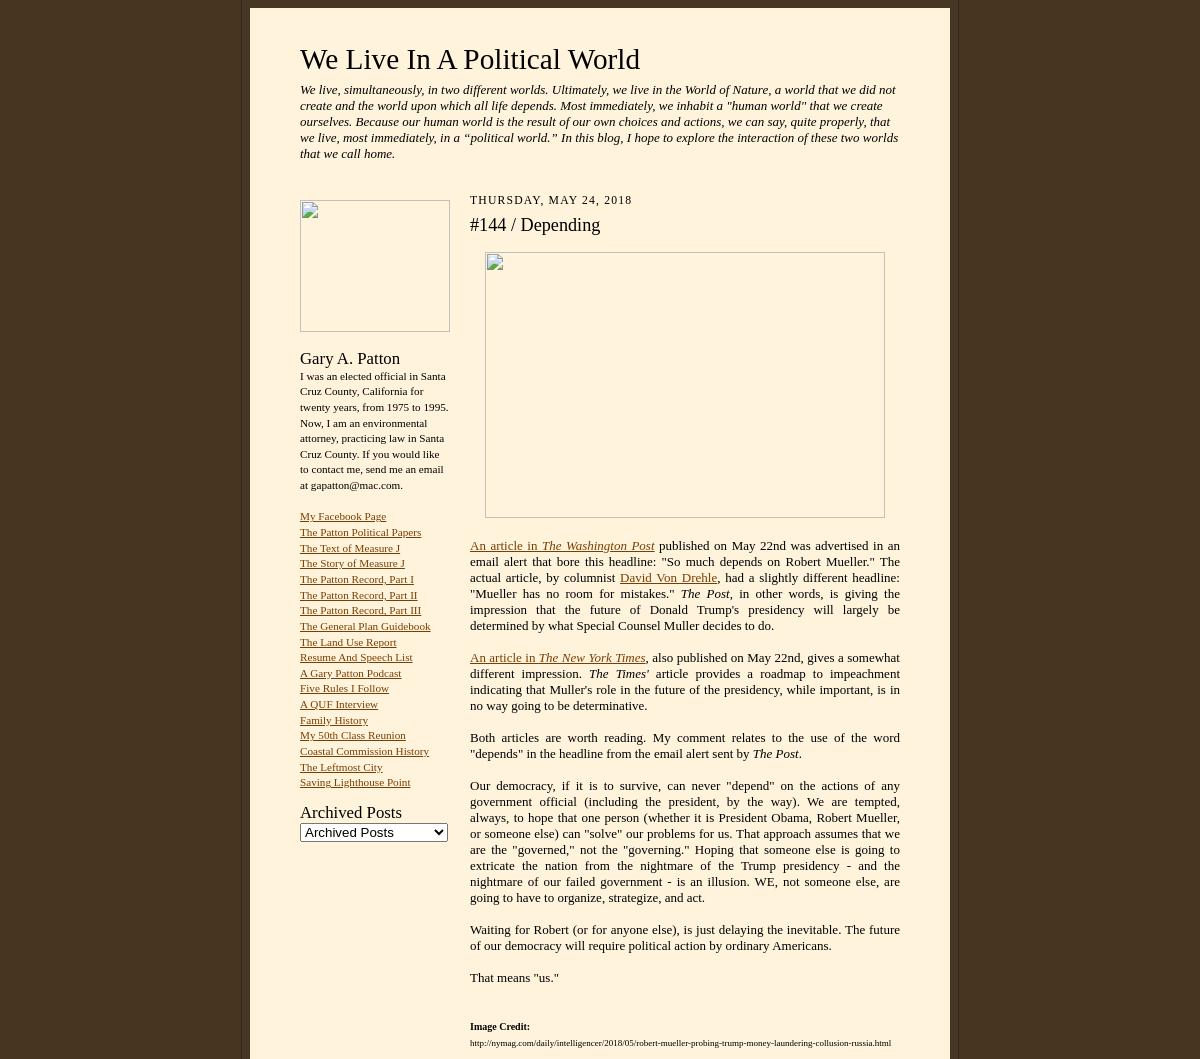  Describe the element at coordinates (684, 937) in the screenshot. I see `'Waiting for Robert (or for anyone else), is just delaying the inevitable. The future of our democracy will require political action by ordinary Americans.'` at that location.